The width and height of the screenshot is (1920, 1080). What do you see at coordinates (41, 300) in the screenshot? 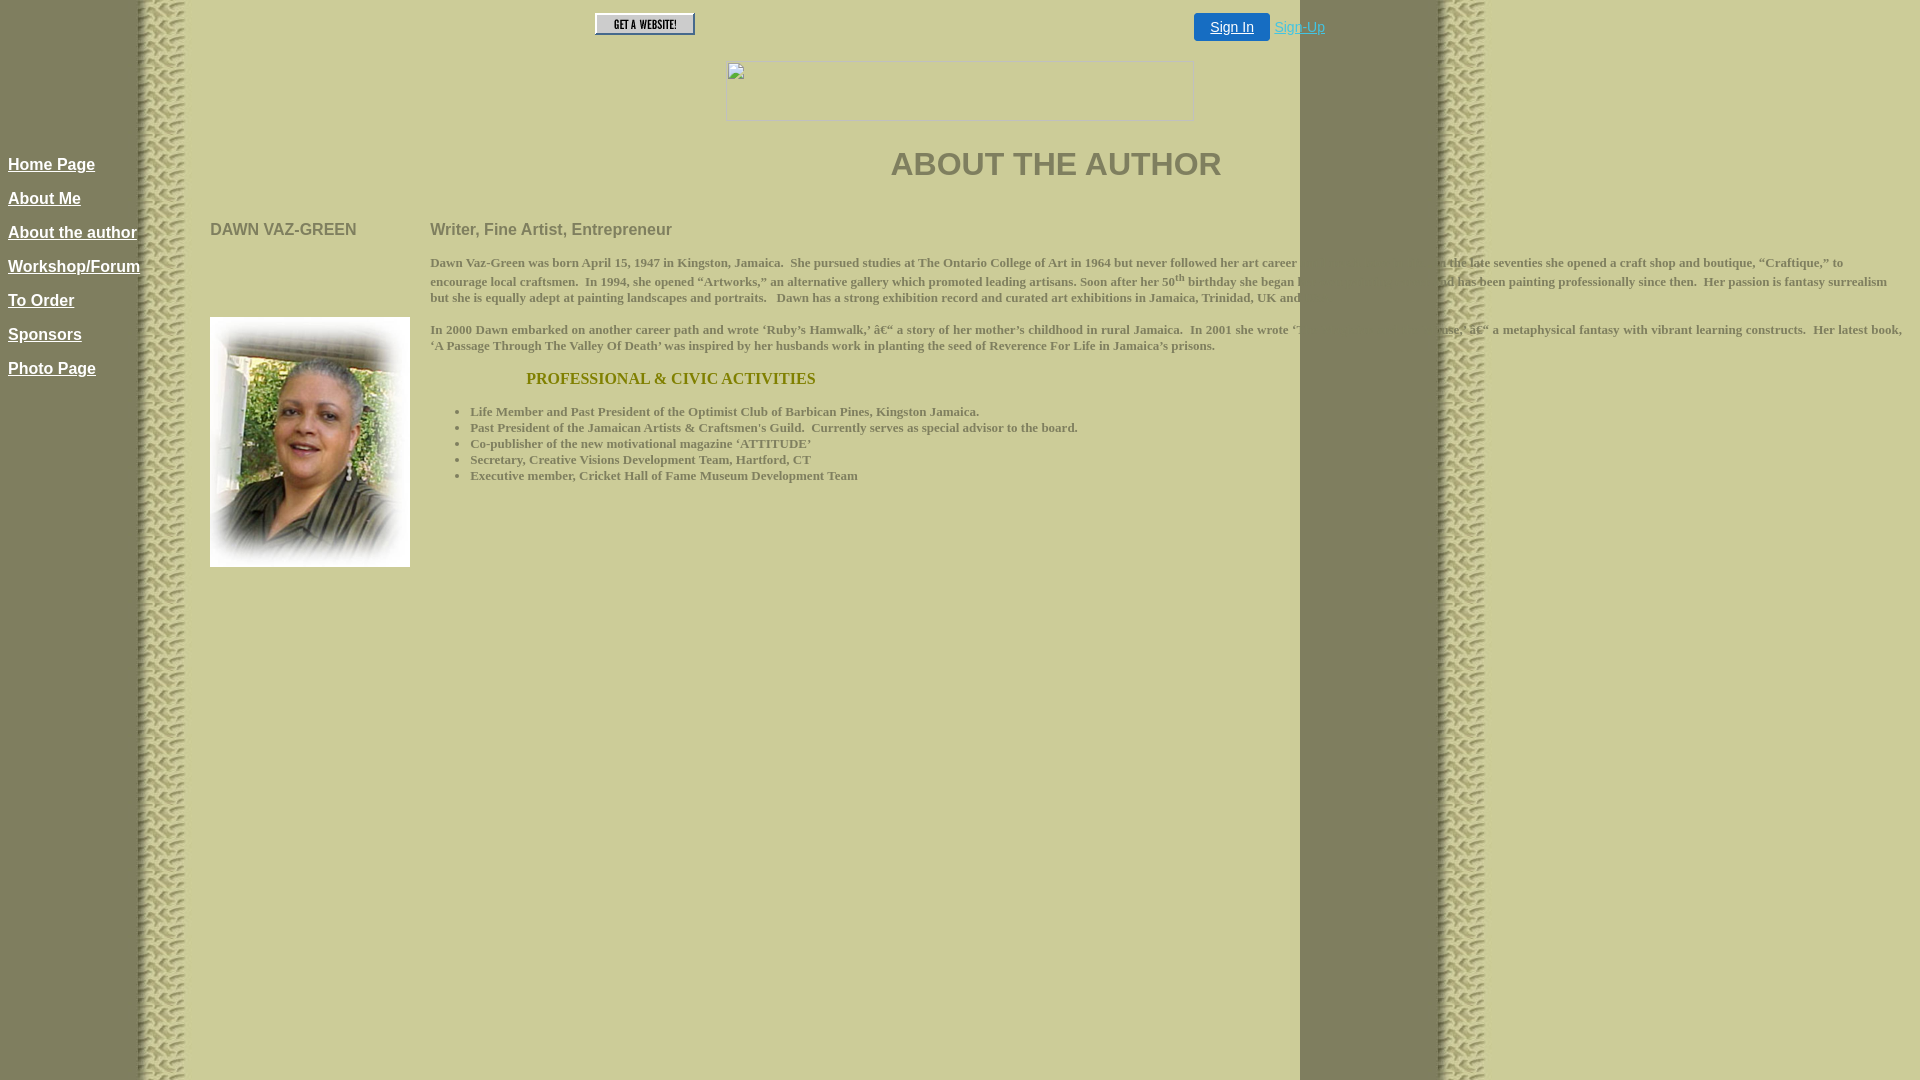
I see `'To Order'` at bounding box center [41, 300].